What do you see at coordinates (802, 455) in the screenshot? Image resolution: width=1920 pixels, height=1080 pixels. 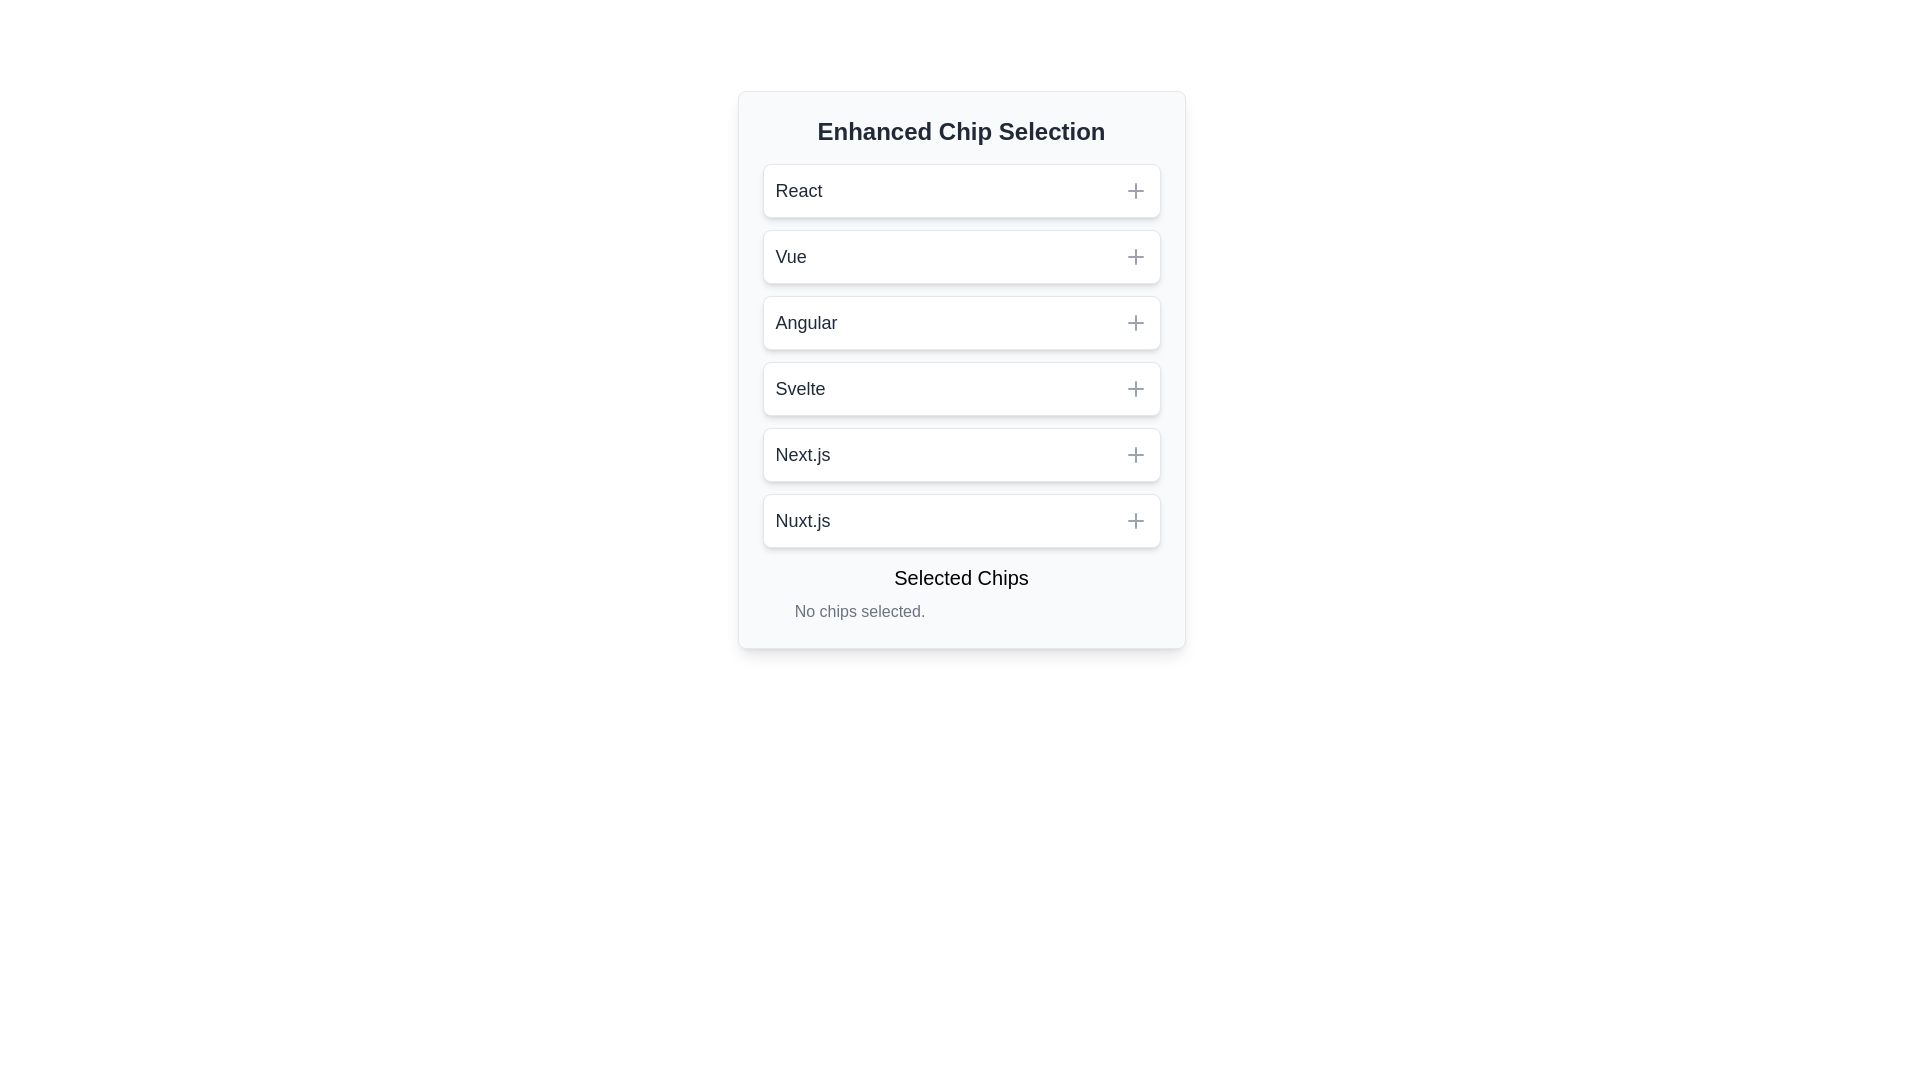 I see `text label that indicates an option related to 'Next.js', positioned in the center-left of the clickable card-like component` at bounding box center [802, 455].